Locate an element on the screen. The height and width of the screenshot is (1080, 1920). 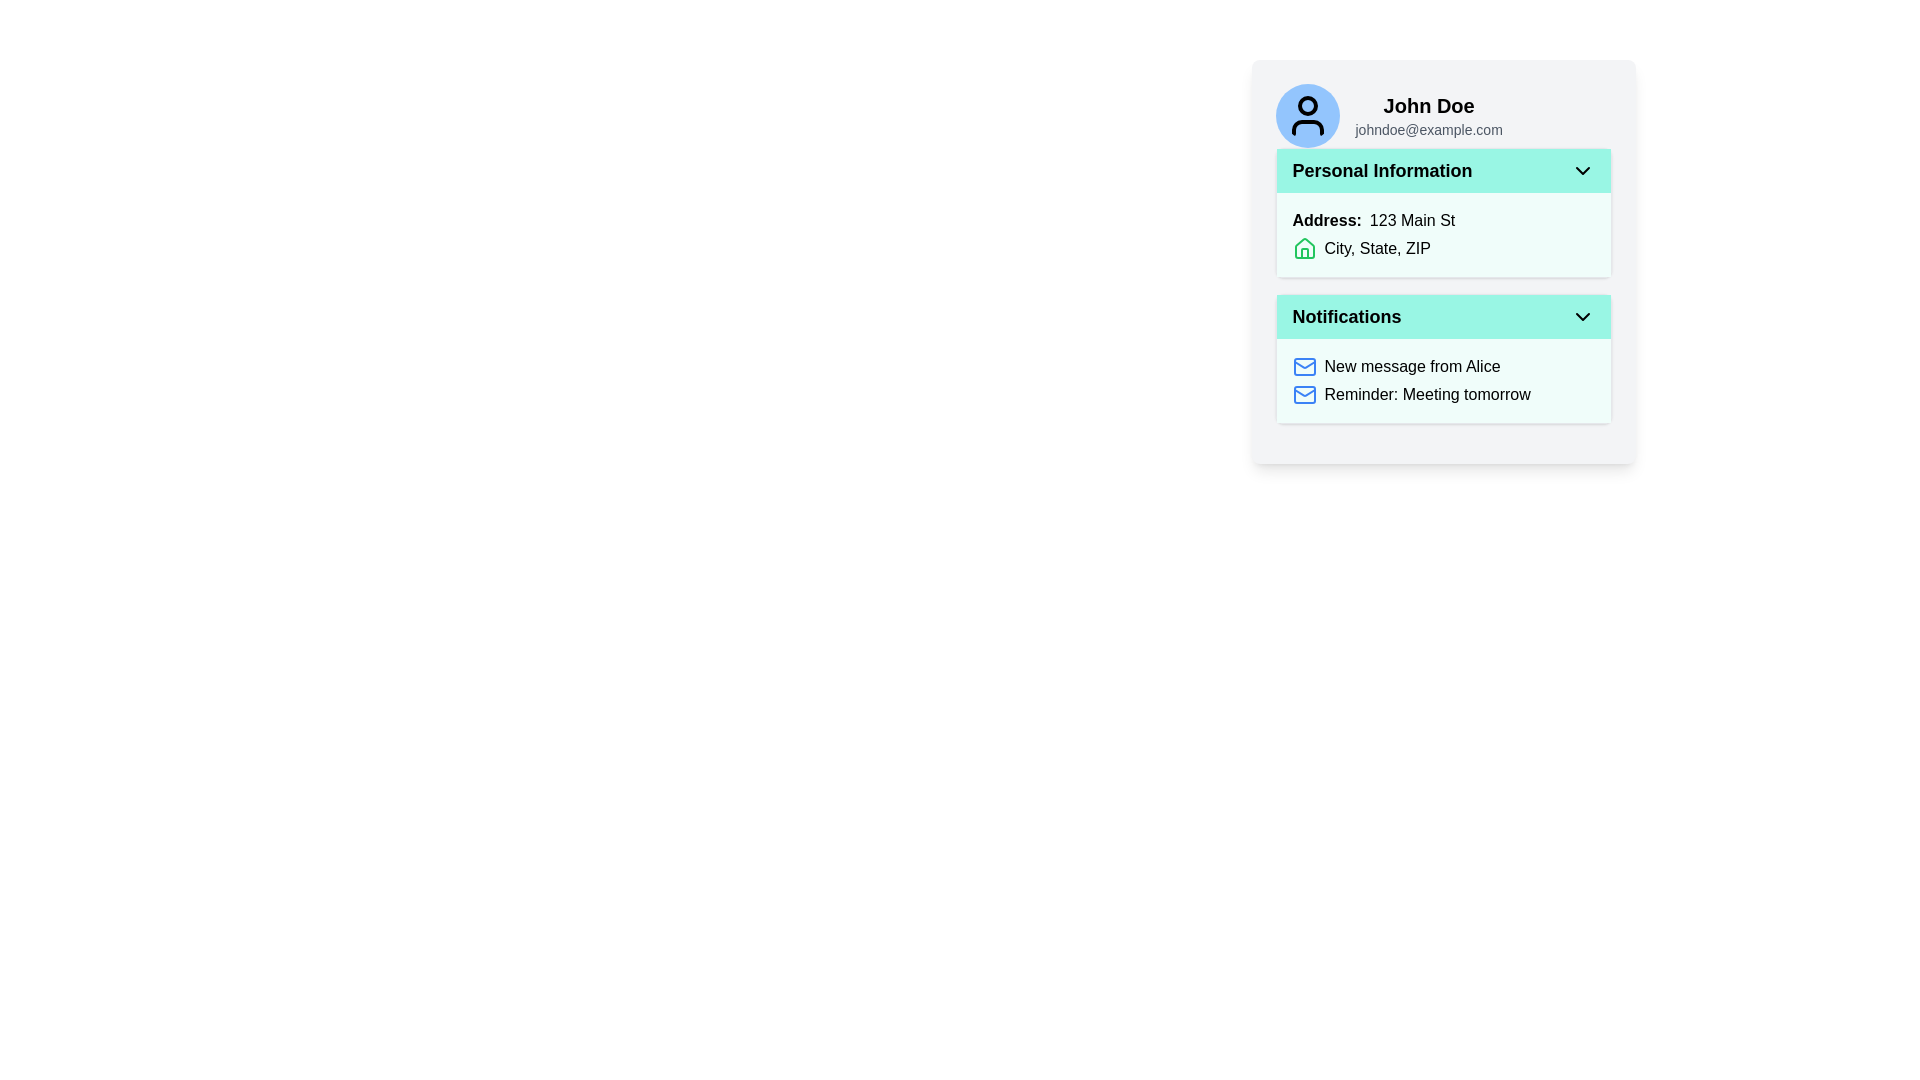
the green house icon located in the upper part of the card component, positioned near the top-left corner is located at coordinates (1304, 247).